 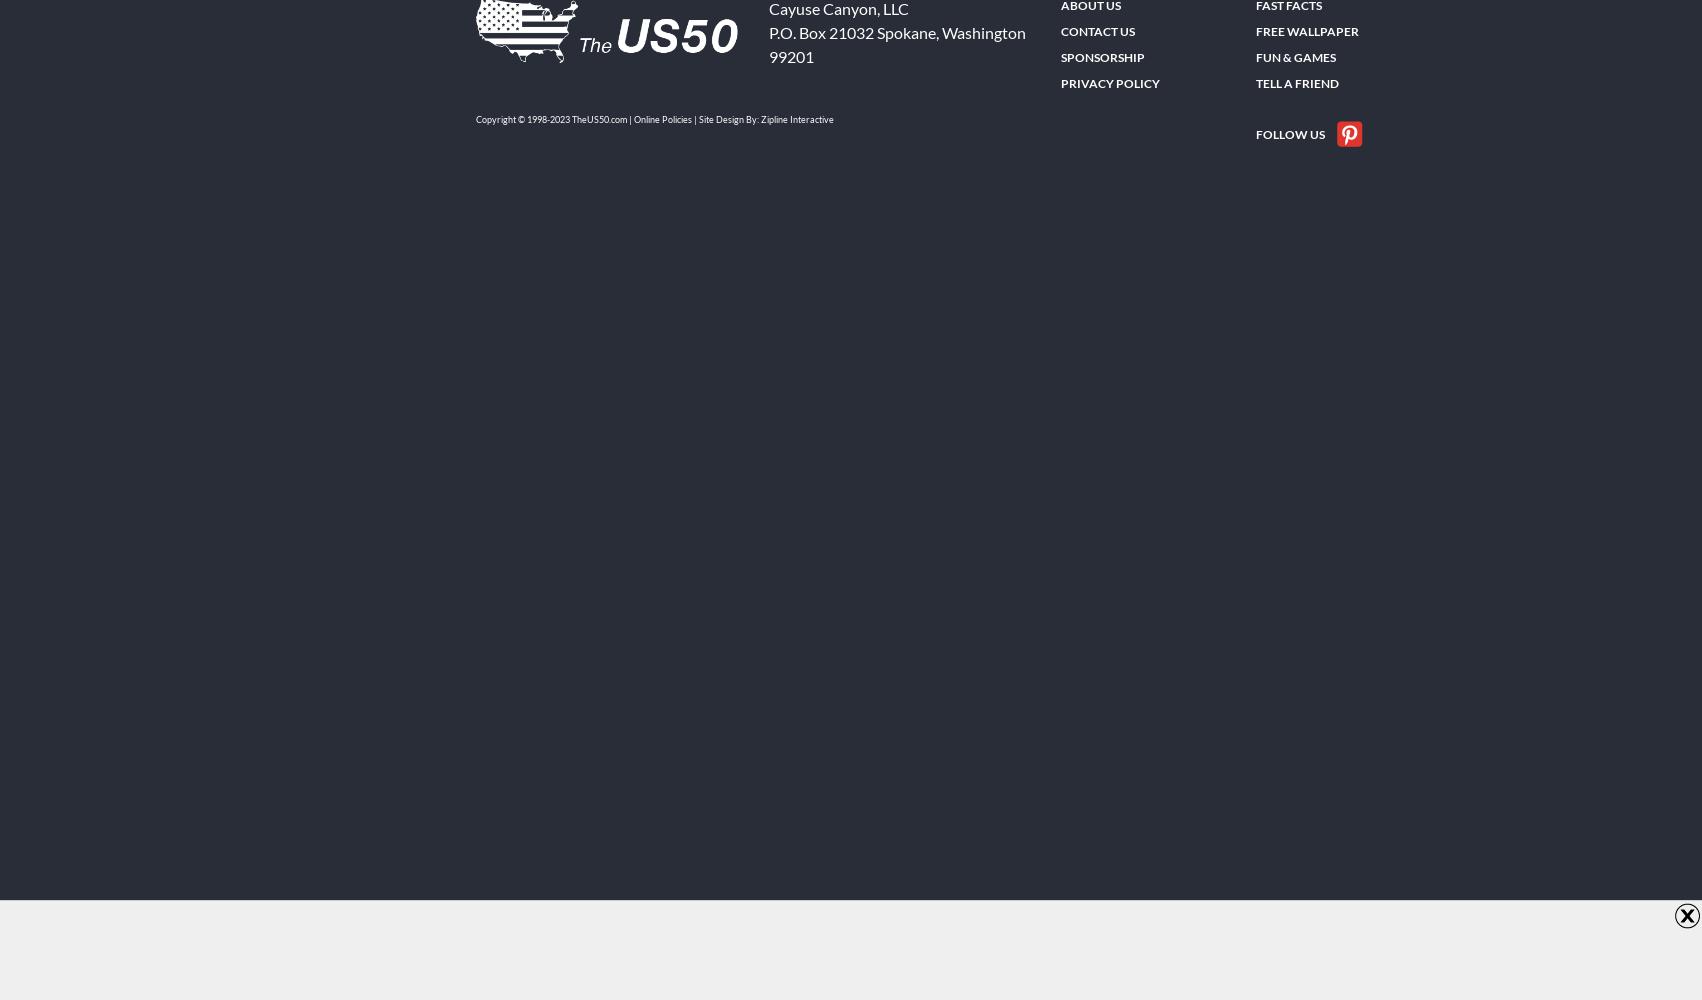 What do you see at coordinates (1256, 31) in the screenshot?
I see `'FREE Wallpaper'` at bounding box center [1256, 31].